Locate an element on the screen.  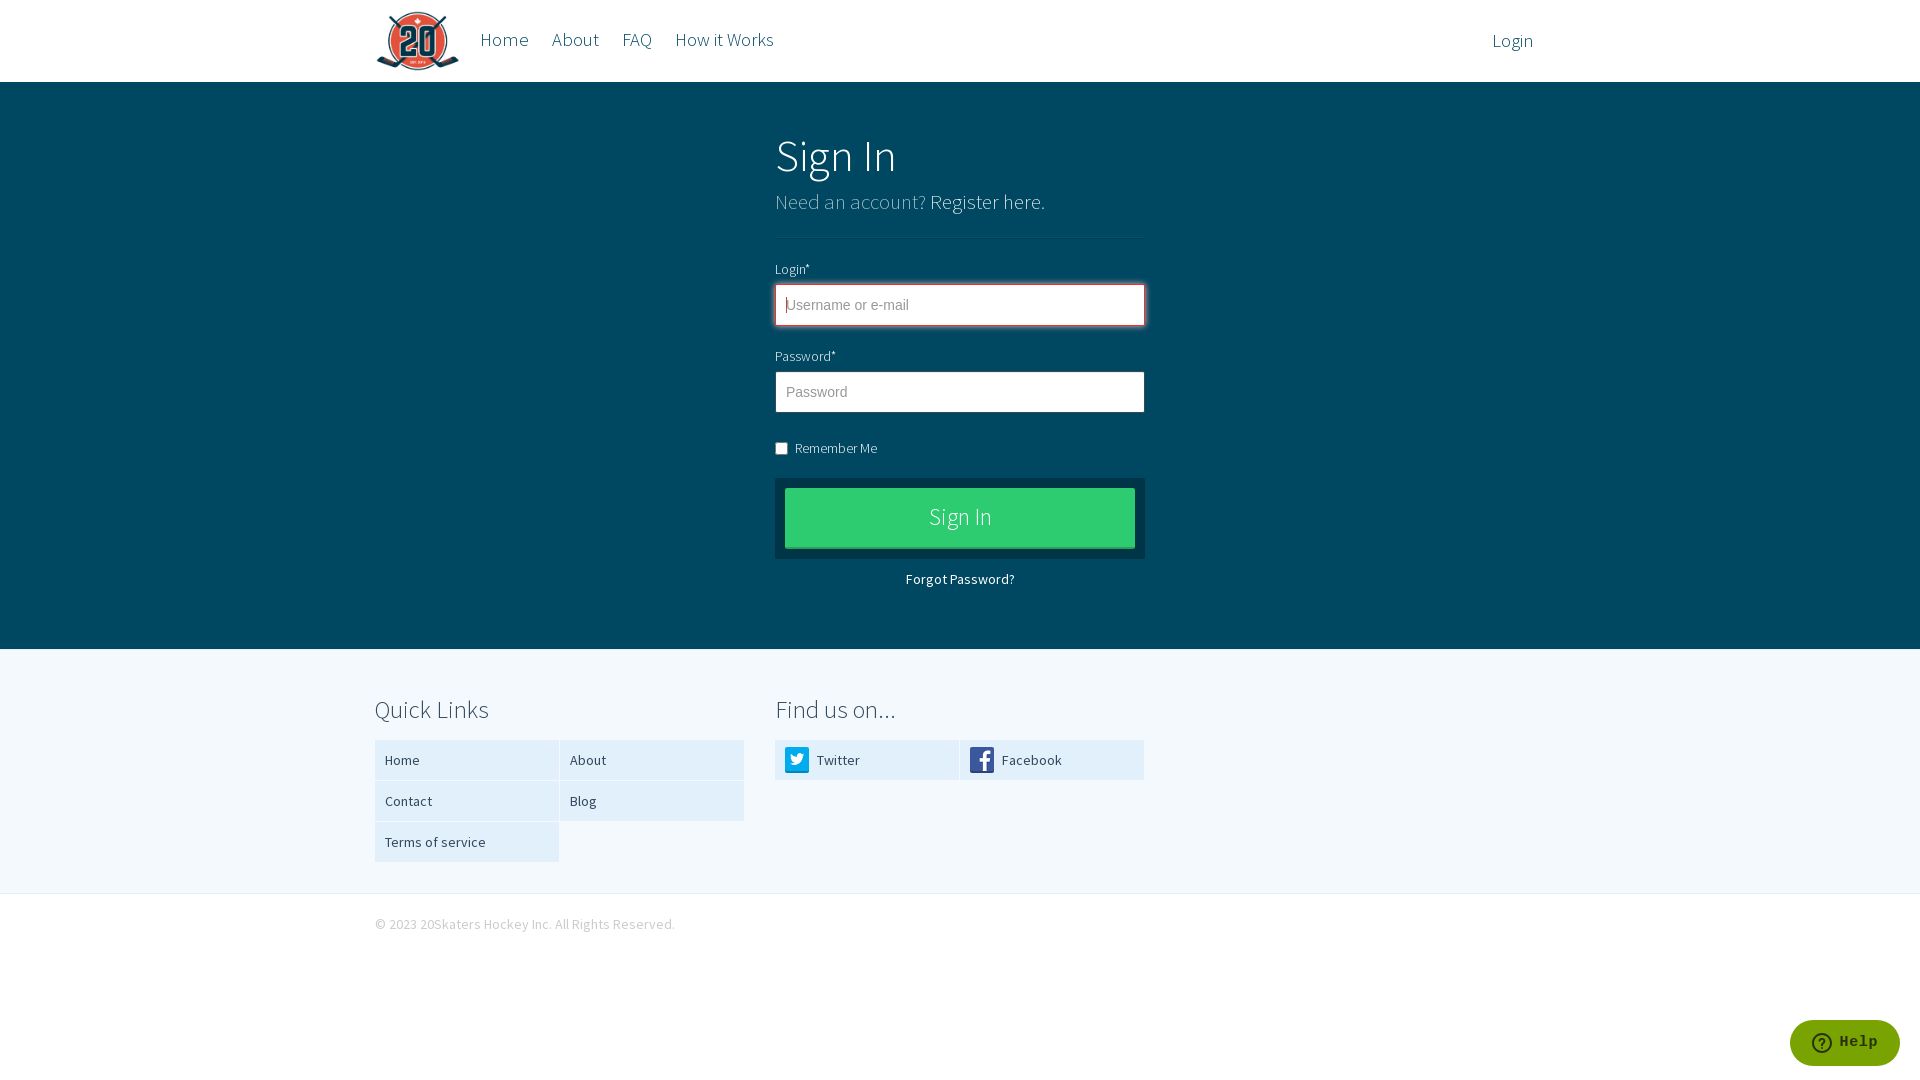
'Contact' is located at coordinates (466, 800).